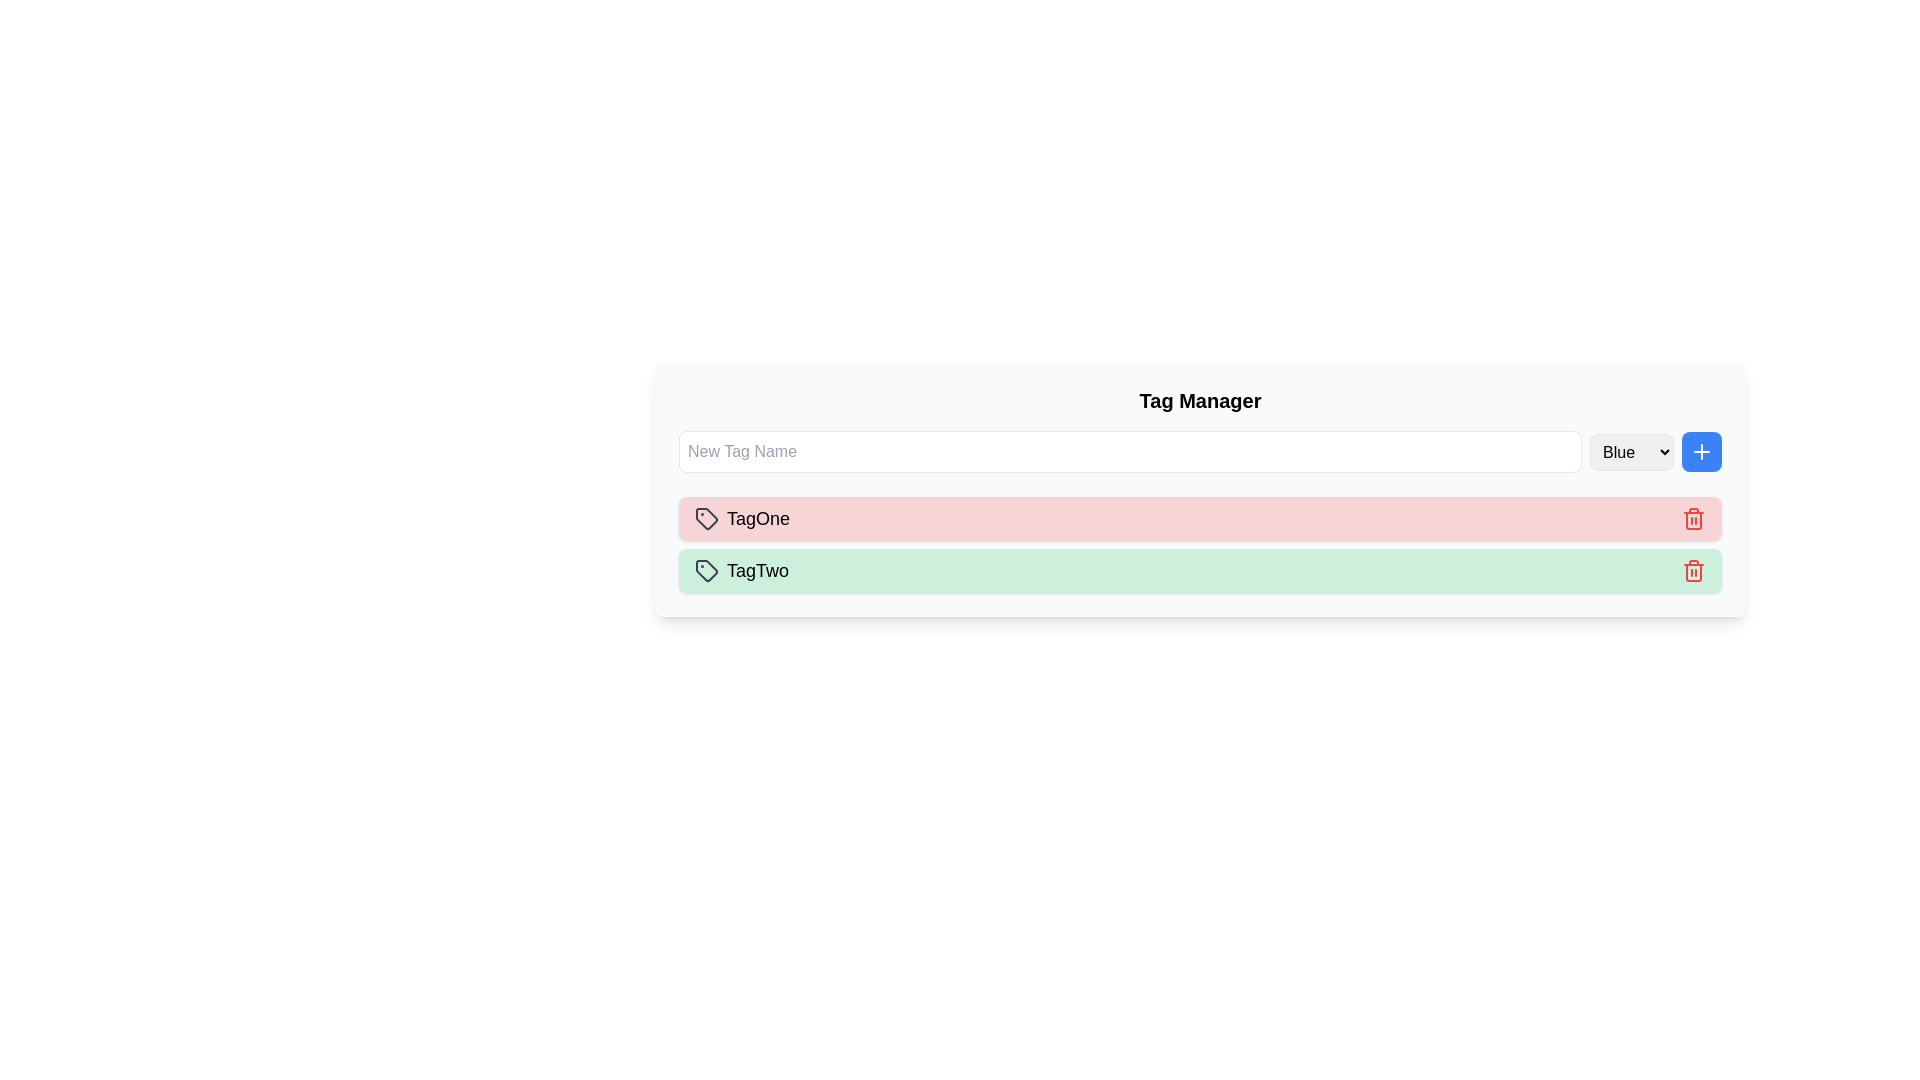  What do you see at coordinates (706, 518) in the screenshot?
I see `the small gray outlined tag icon with a circular hole, located on the red background, positioned to the left of the 'TagOne' tag entry` at bounding box center [706, 518].